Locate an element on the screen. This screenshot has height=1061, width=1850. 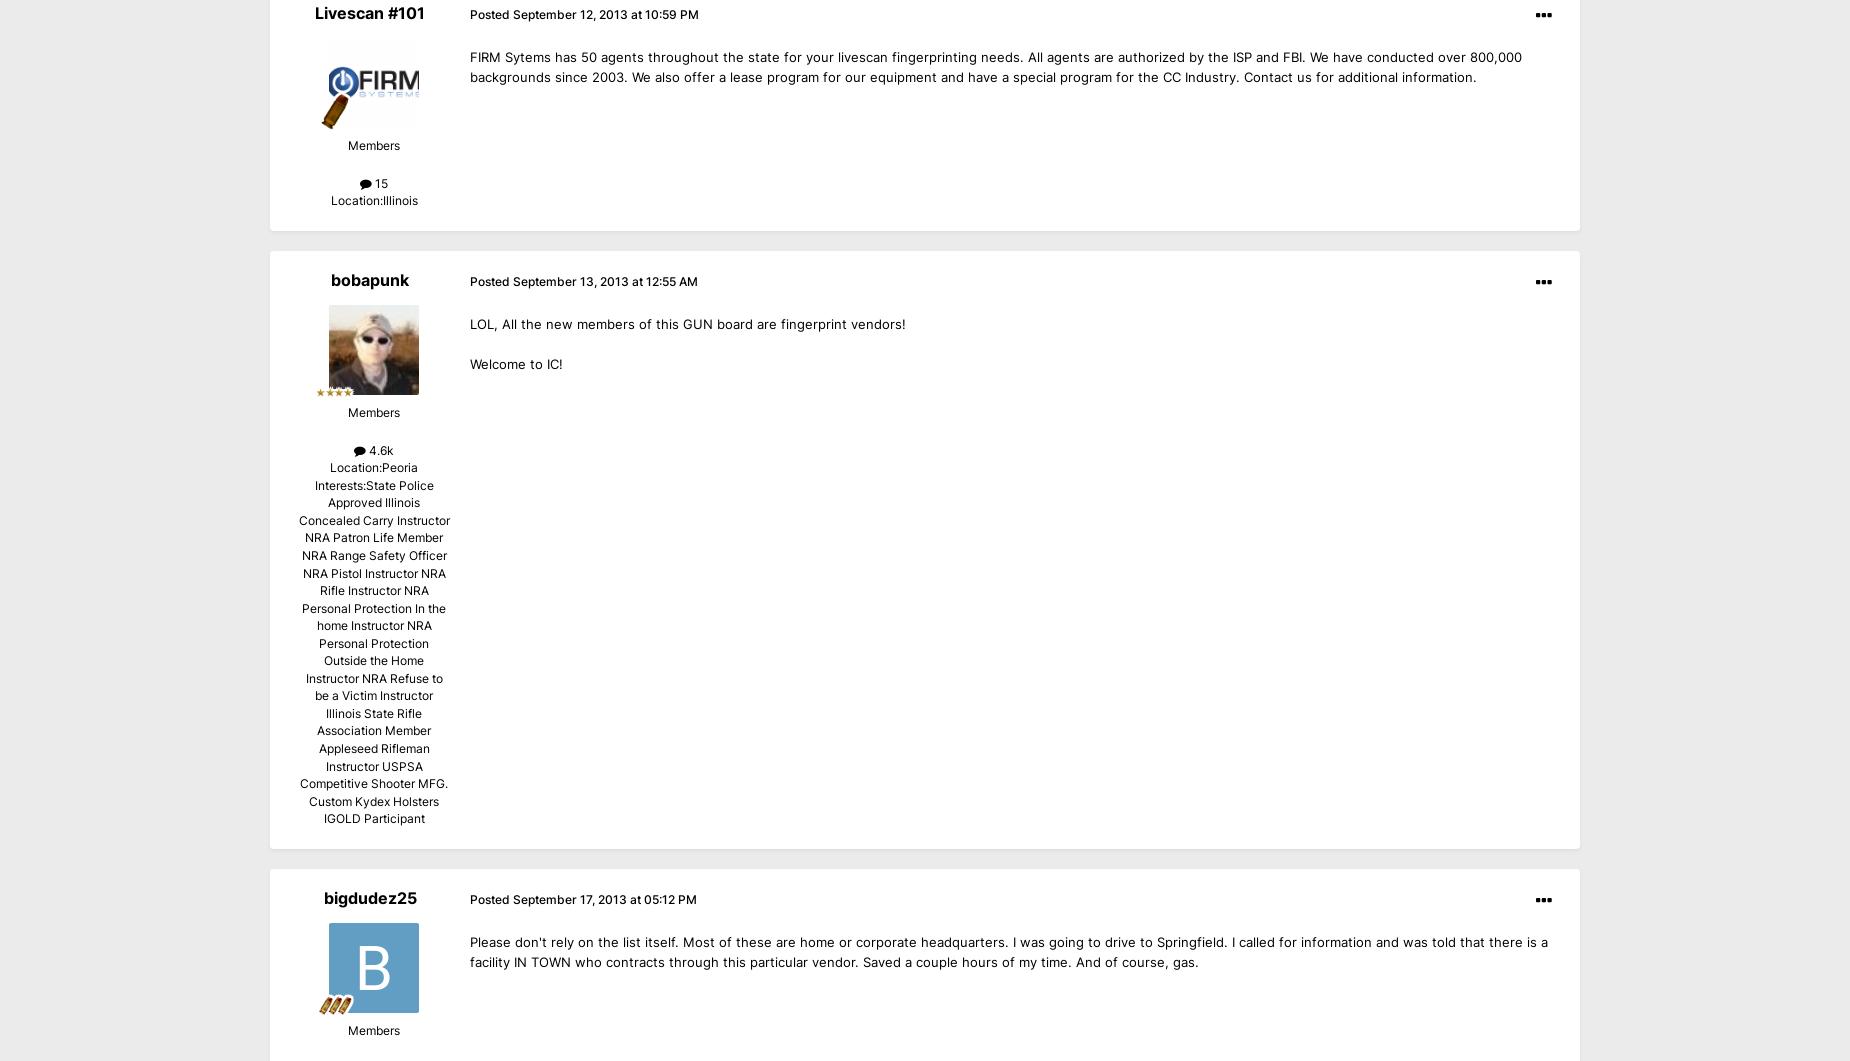
'bigdudez25' is located at coordinates (368, 895).